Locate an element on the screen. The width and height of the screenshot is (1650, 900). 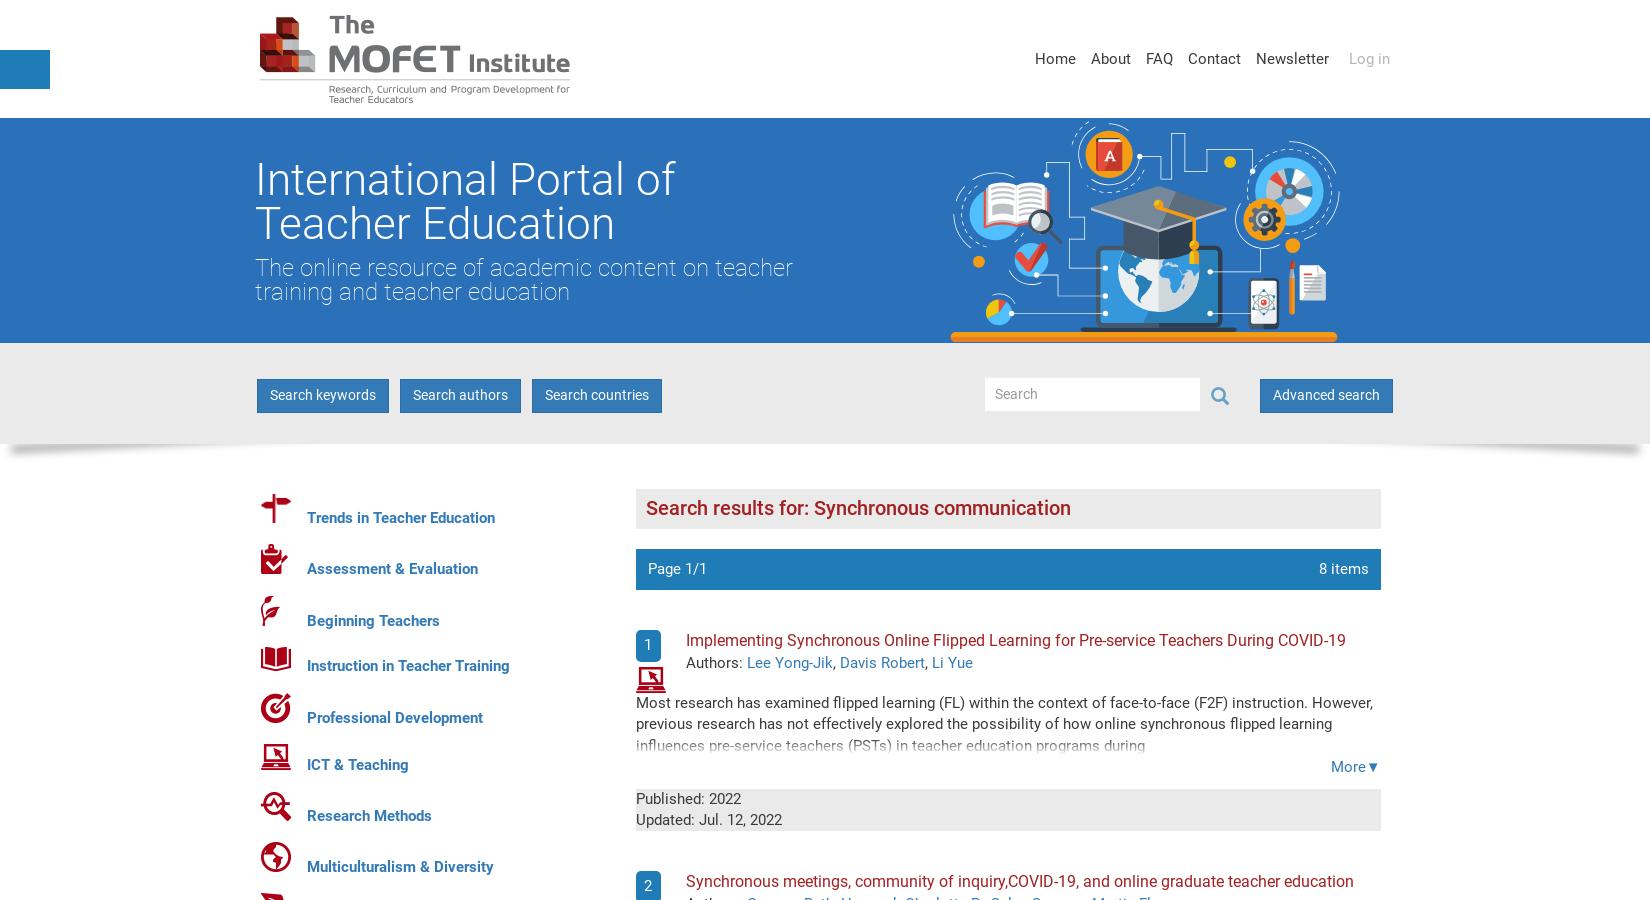
'Li Yue' is located at coordinates (951, 663).